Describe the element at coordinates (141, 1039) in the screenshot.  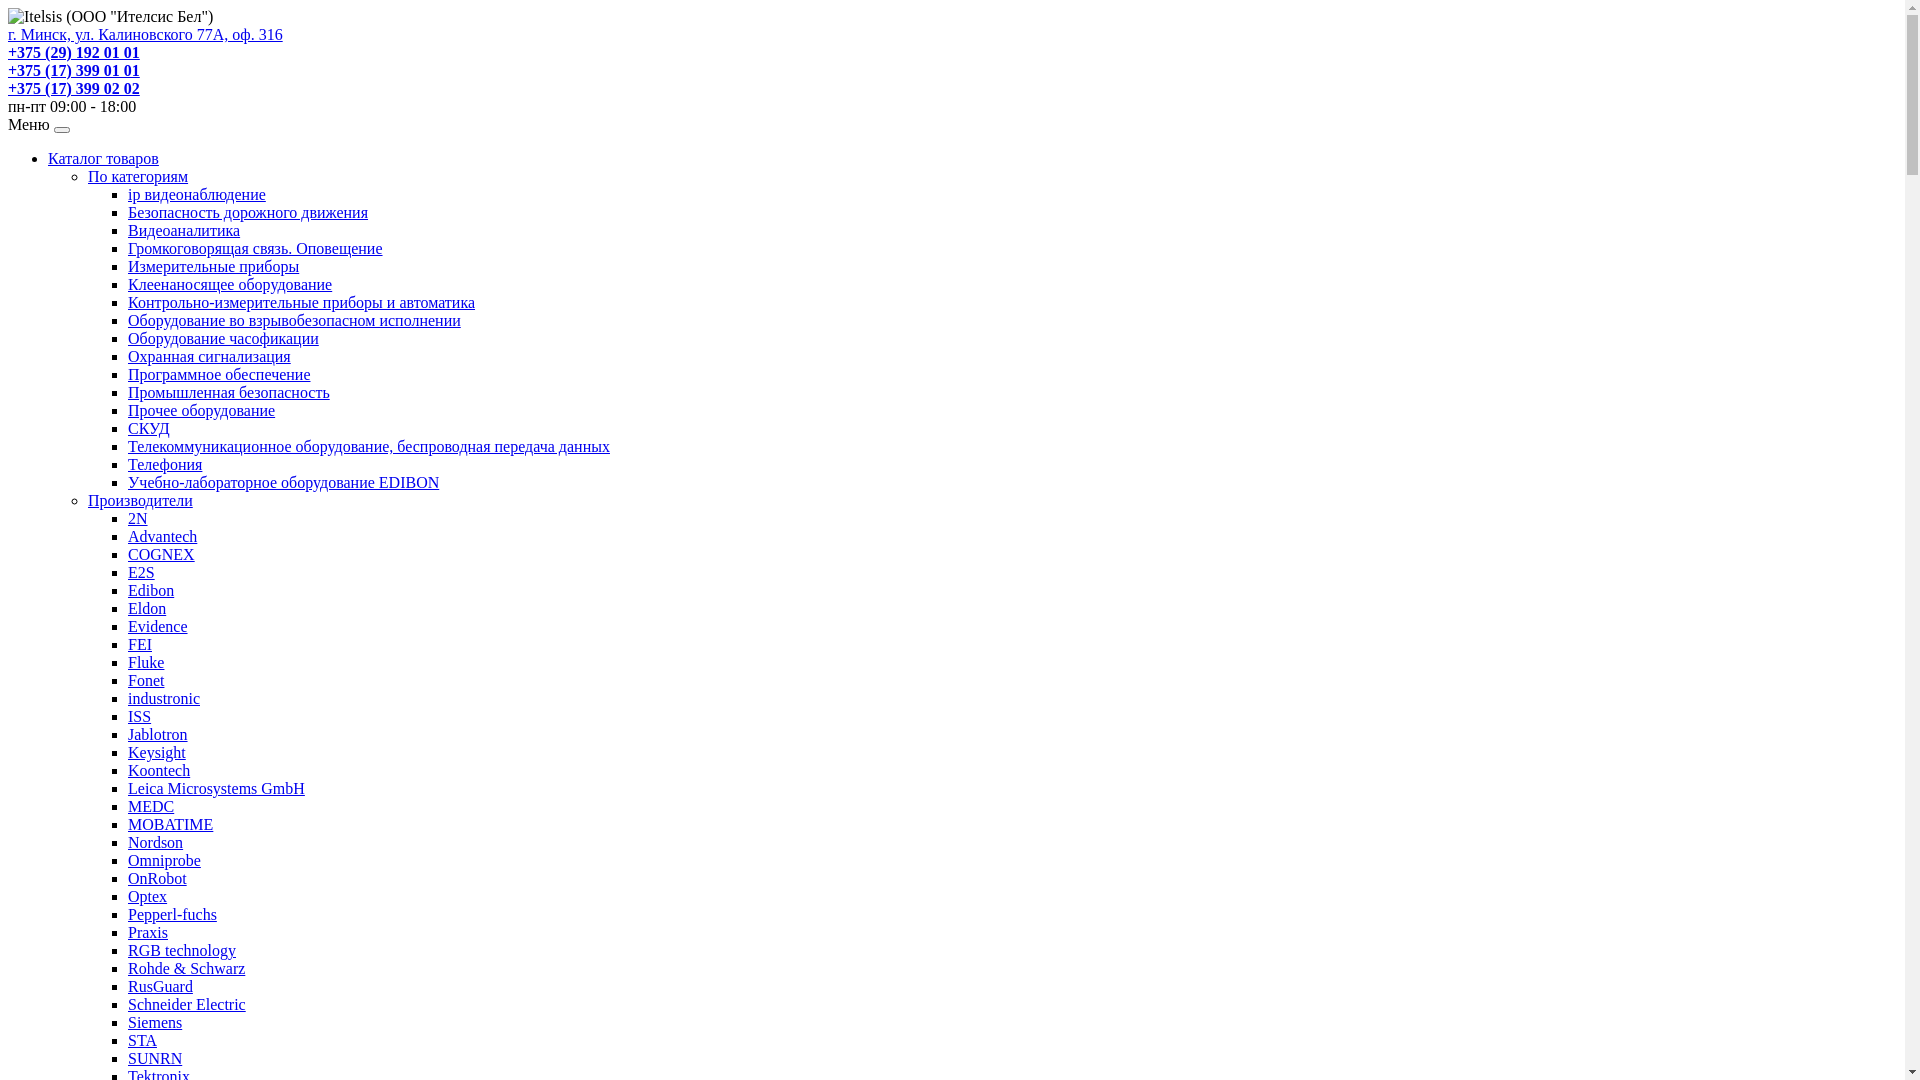
I see `'STA'` at that location.